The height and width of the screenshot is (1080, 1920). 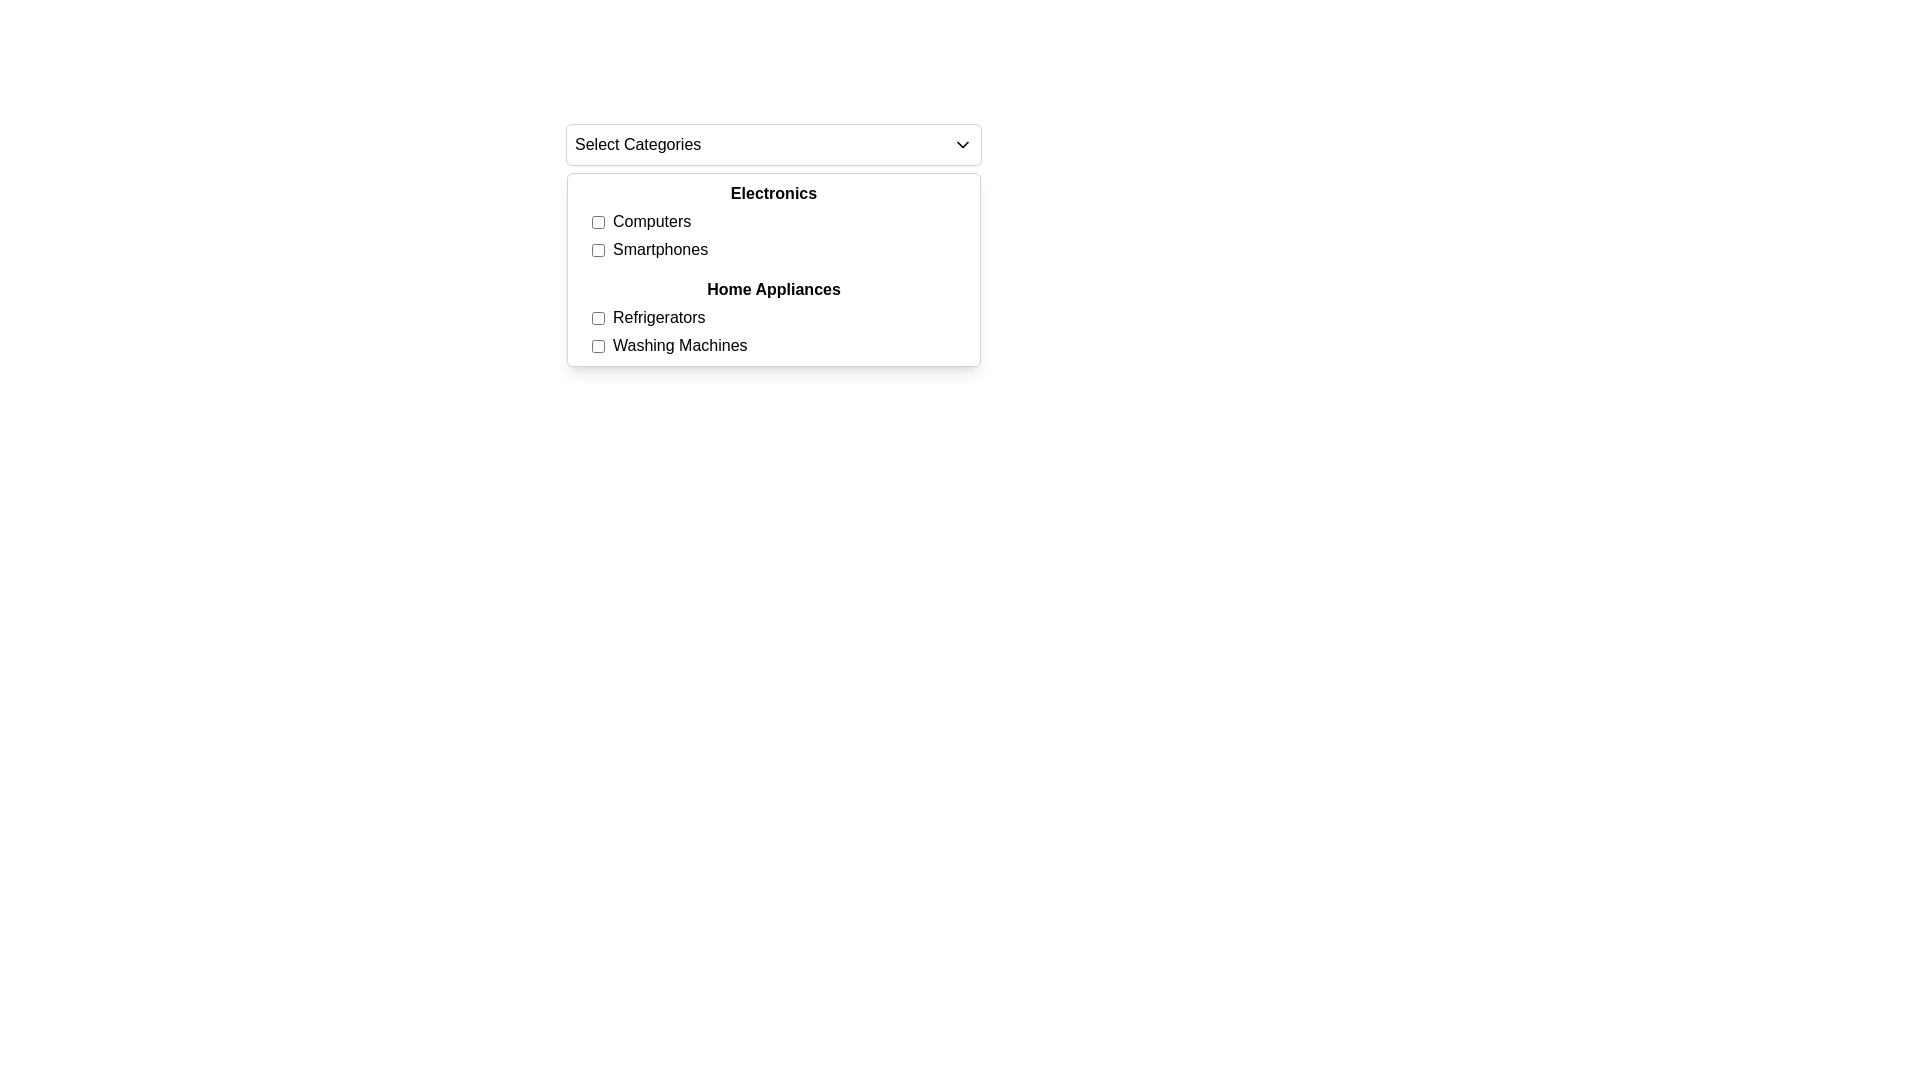 What do you see at coordinates (772, 193) in the screenshot?
I see `the category label in the dropdown menu labeled 'Select Categories' that is positioned above 'Computers' and 'Smartphones'` at bounding box center [772, 193].